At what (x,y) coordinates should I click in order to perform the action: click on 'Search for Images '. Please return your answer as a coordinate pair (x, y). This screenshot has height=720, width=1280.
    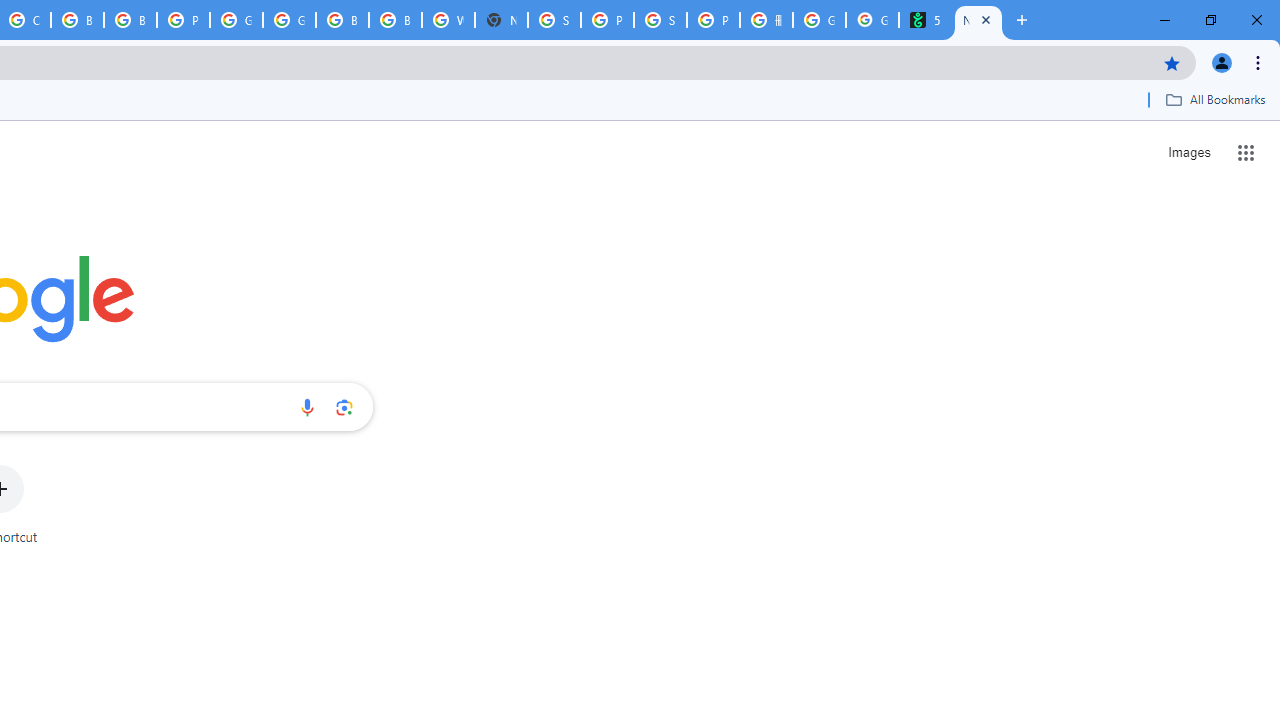
    Looking at the image, I should click on (1189, 152).